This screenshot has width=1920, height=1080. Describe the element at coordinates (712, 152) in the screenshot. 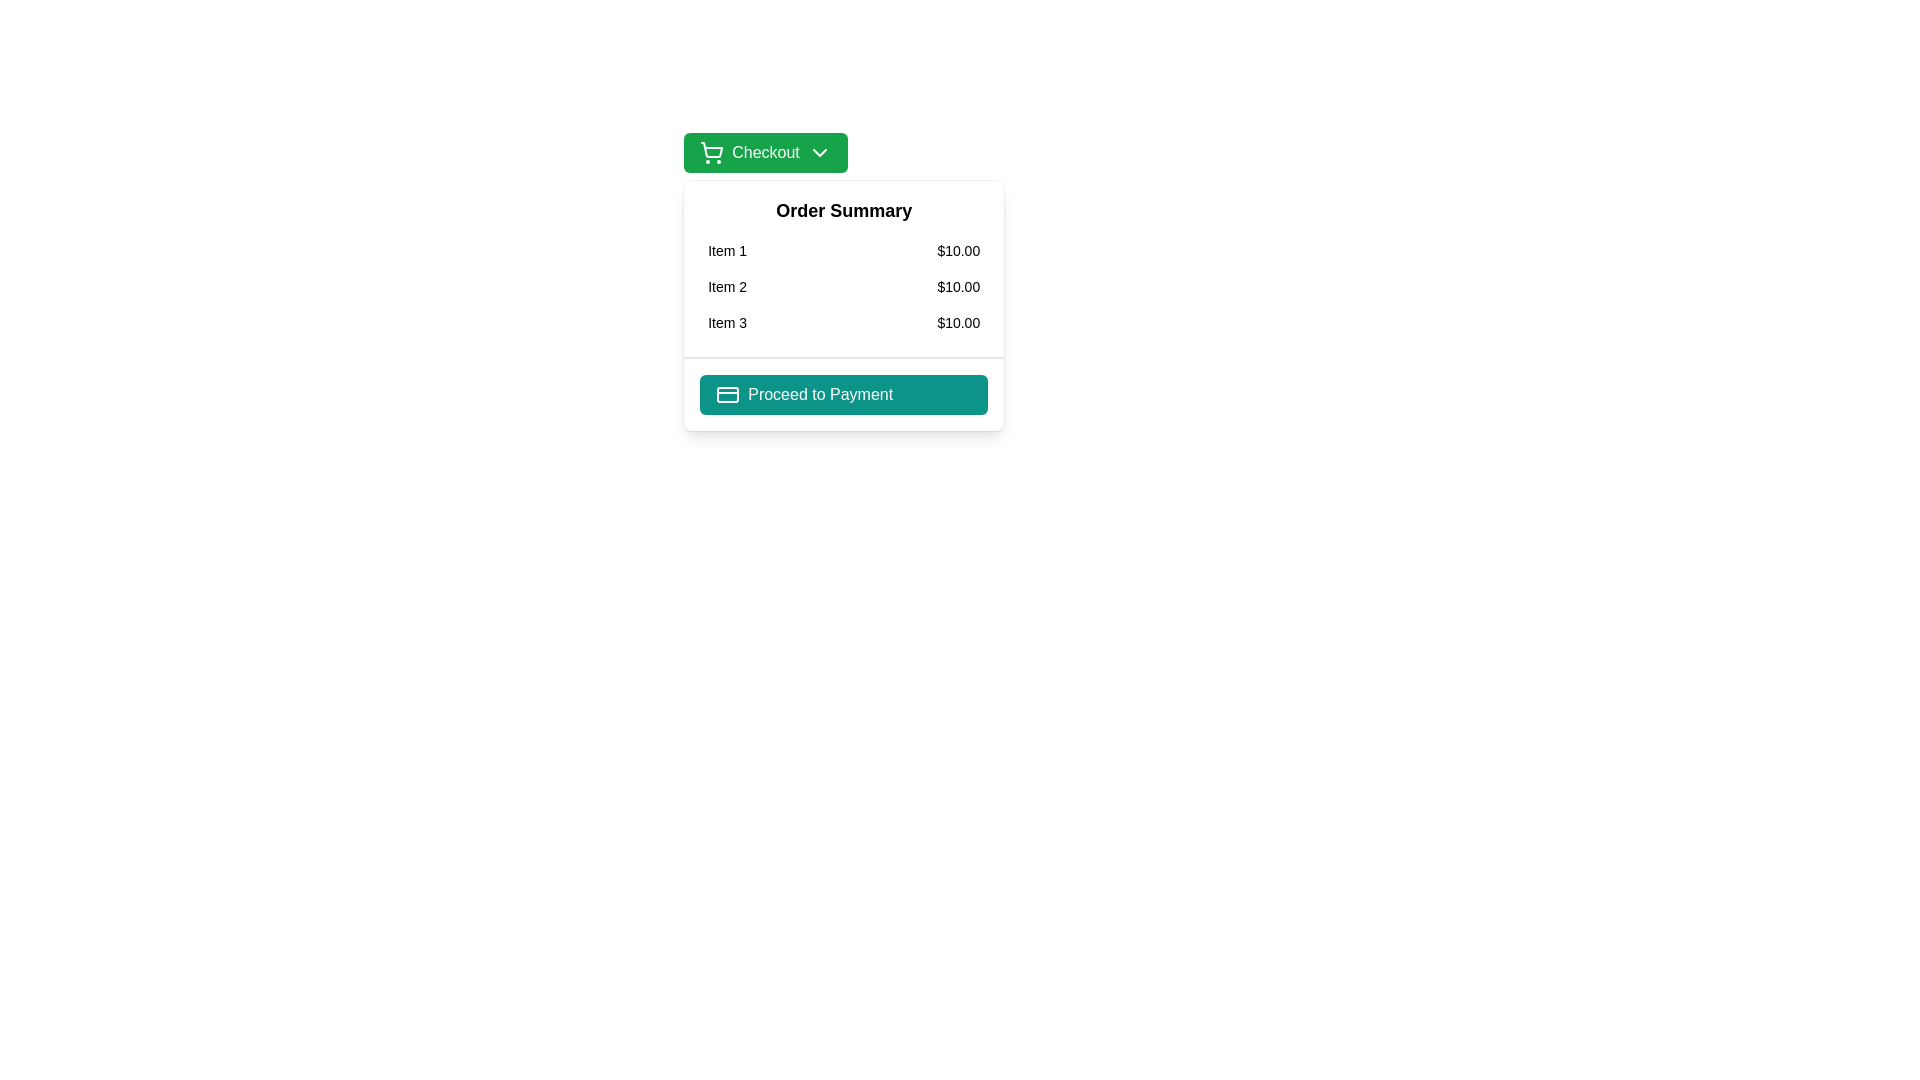

I see `the shopping cart icon located on the left side of the green 'Checkout' button, positioned before the 'Checkout' text` at that location.